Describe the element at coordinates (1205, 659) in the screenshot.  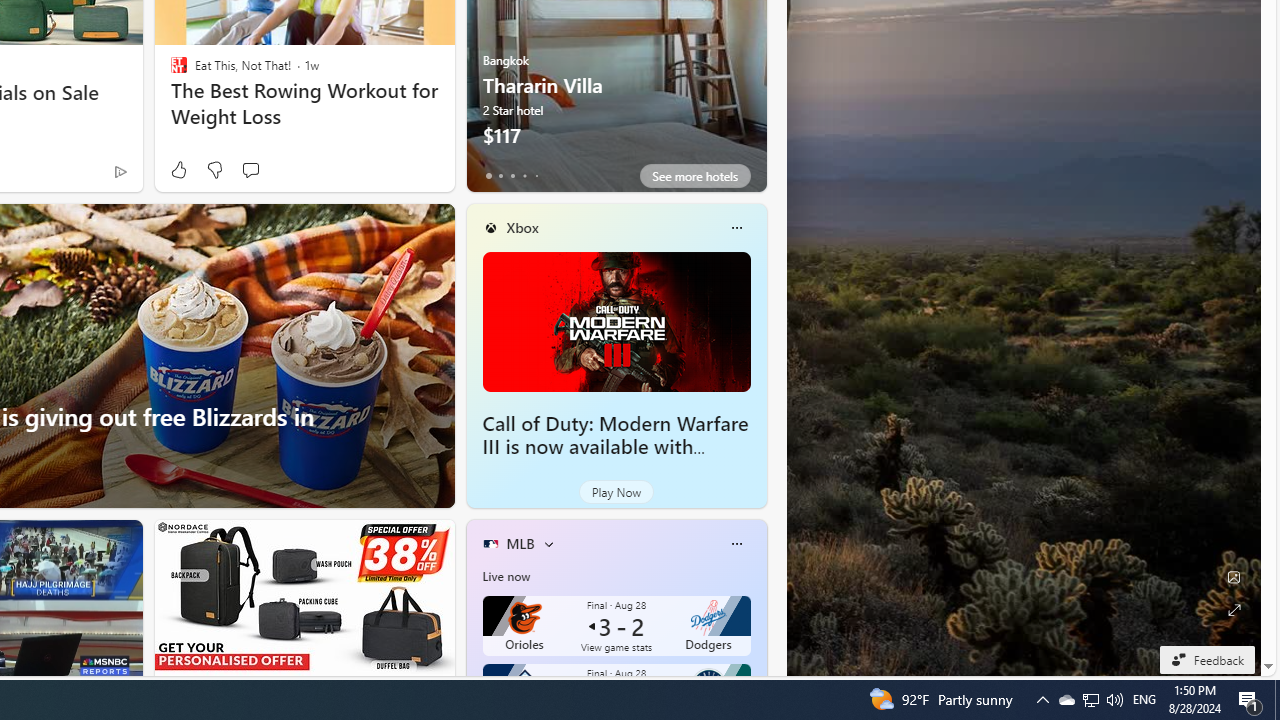
I see `'Feedback'` at that location.